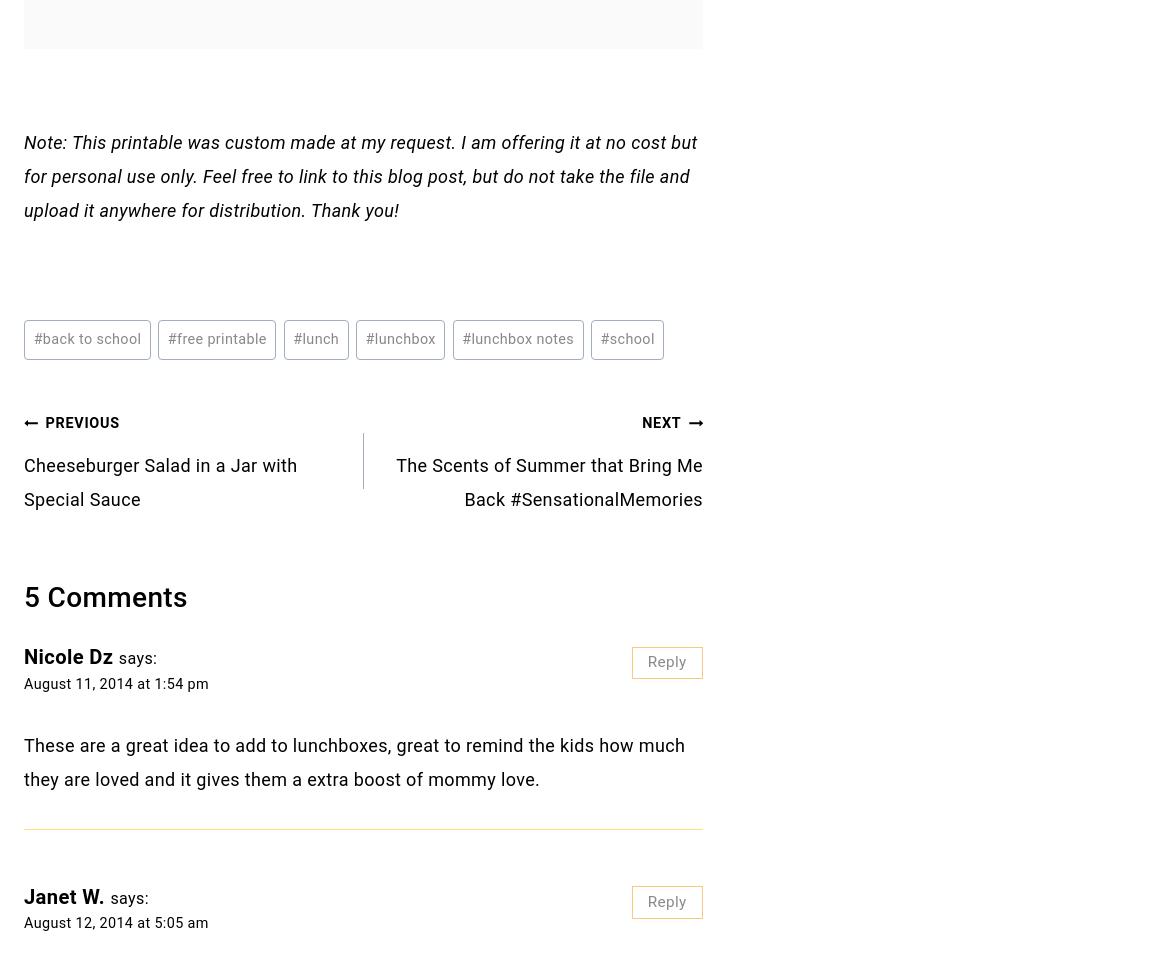 This screenshot has height=956, width=1150. I want to click on 'Previous', so click(80, 423).